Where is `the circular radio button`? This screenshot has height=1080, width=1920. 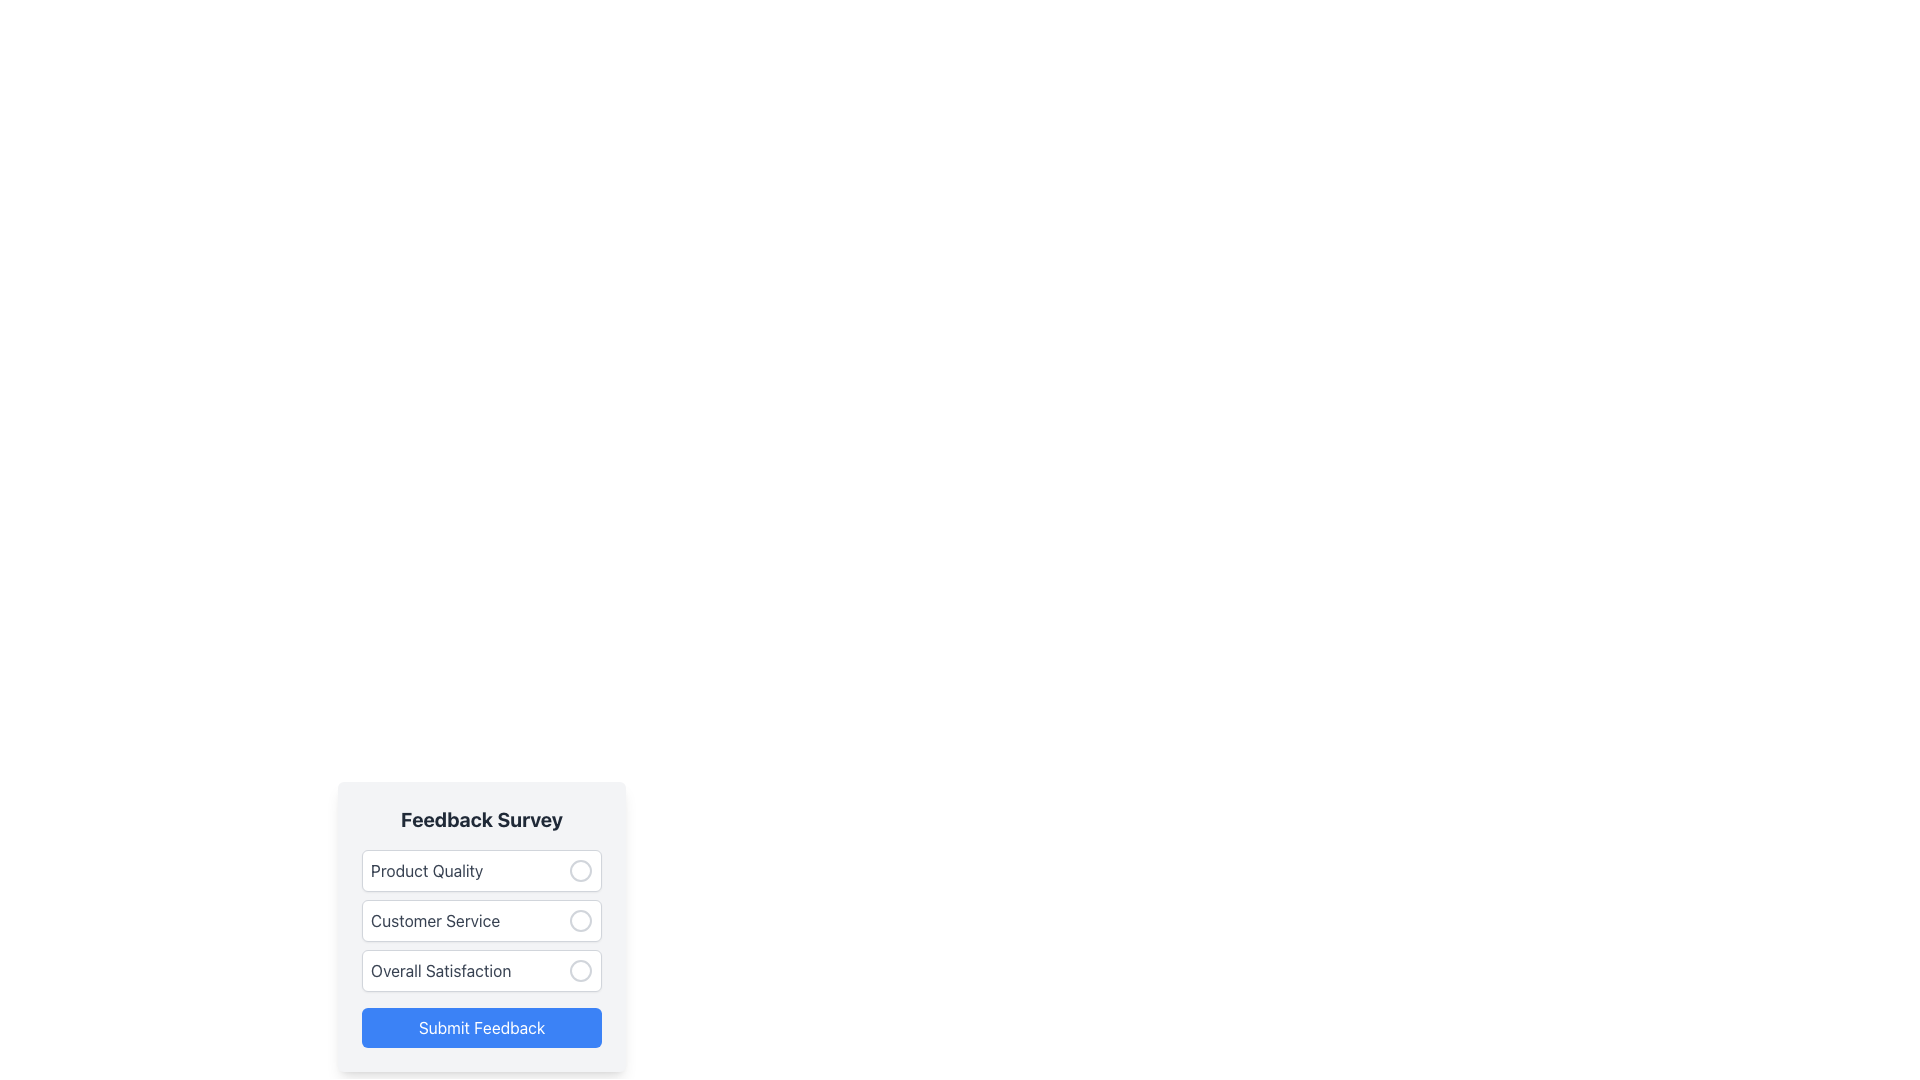 the circular radio button is located at coordinates (579, 870).